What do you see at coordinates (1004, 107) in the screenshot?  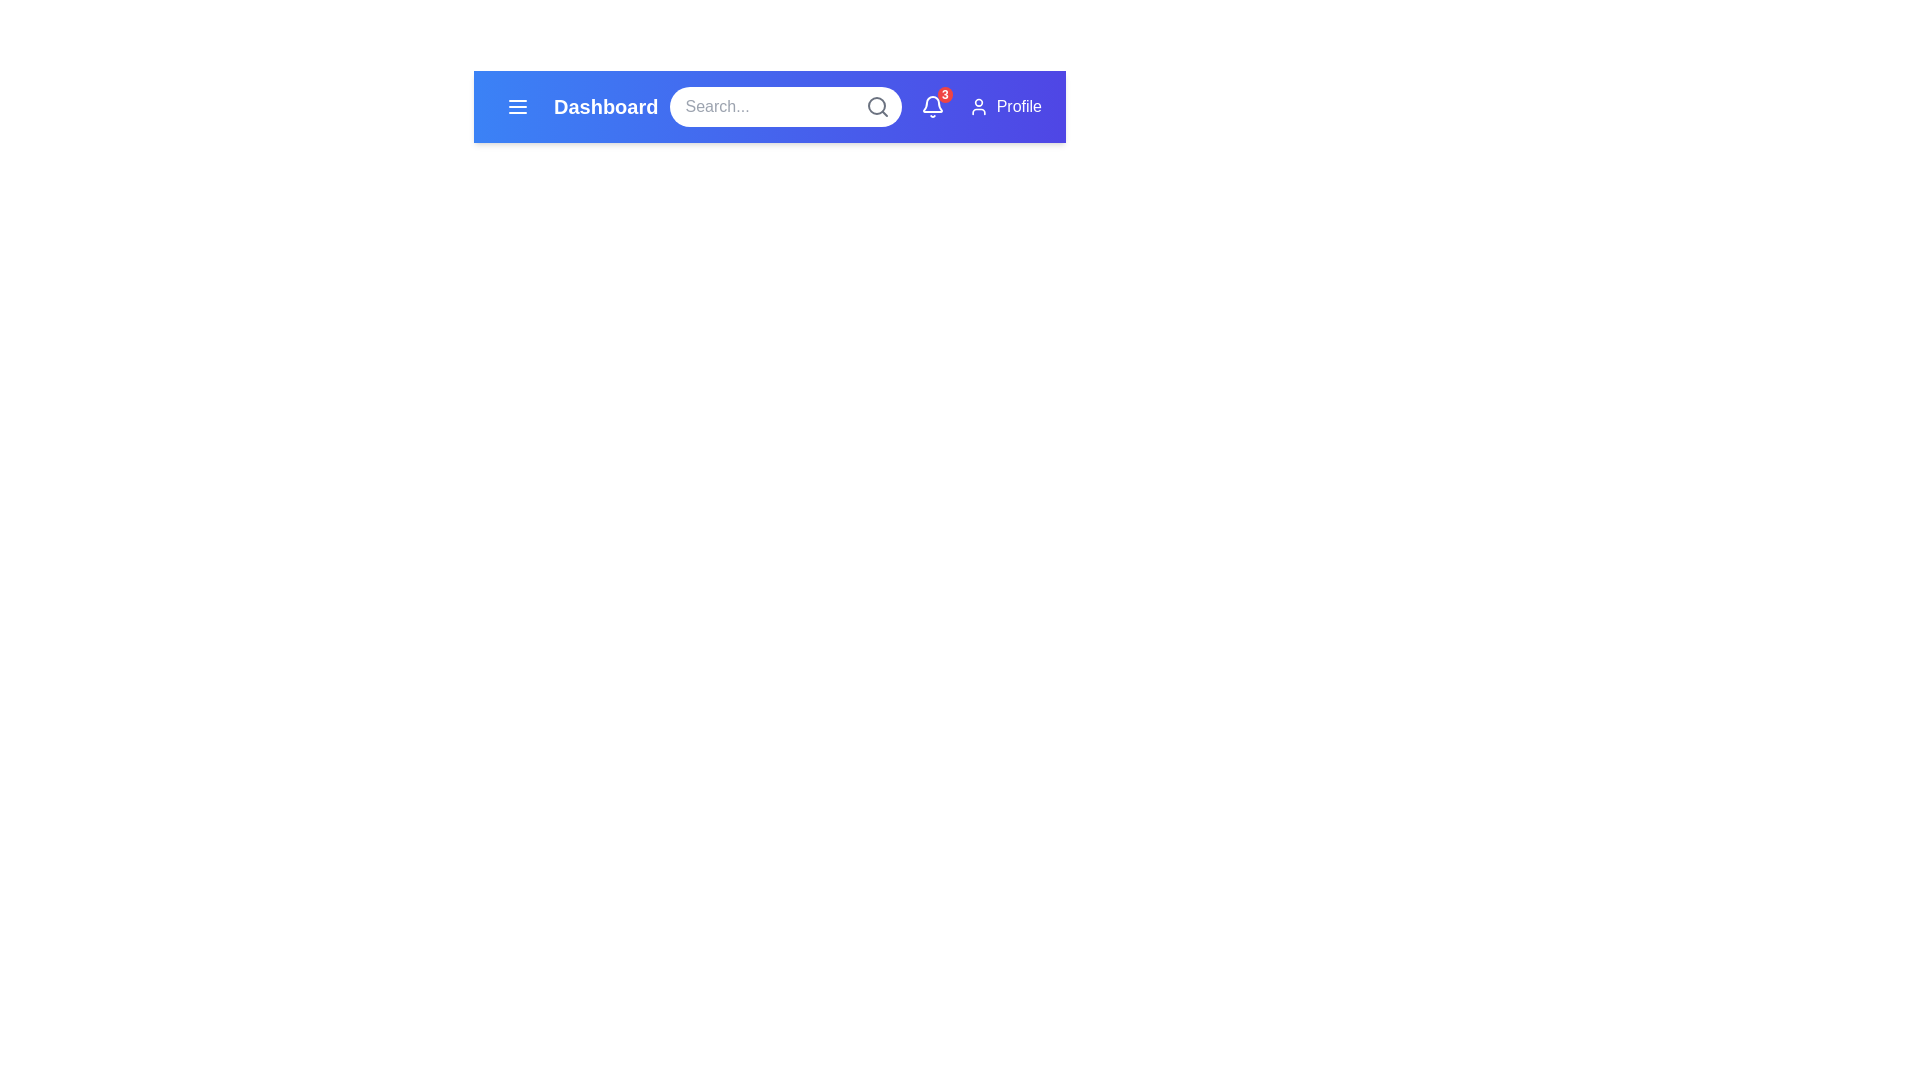 I see `the 'Profile' button, which features a user figure icon and bold text, located at the far-right side of the navigation bar` at bounding box center [1004, 107].